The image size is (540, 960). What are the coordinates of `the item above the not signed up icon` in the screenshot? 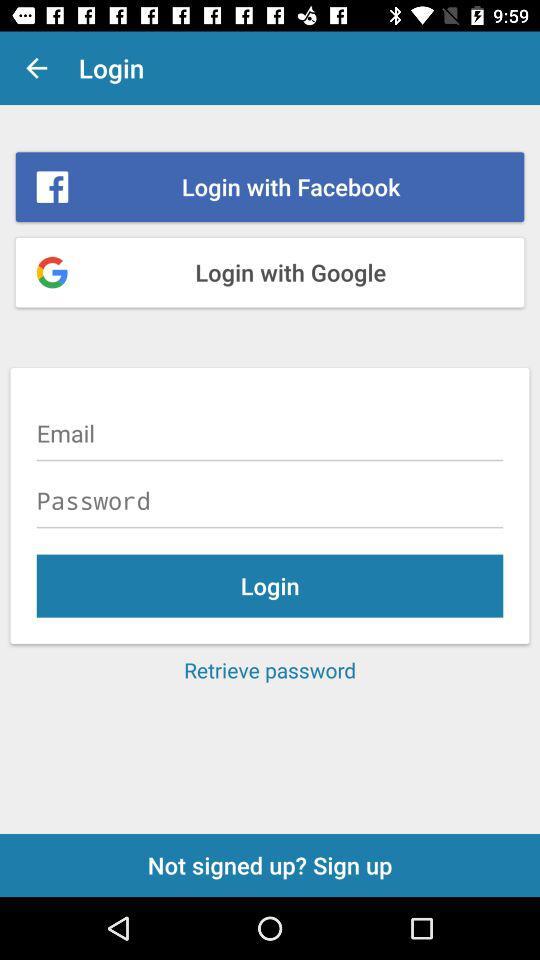 It's located at (270, 670).